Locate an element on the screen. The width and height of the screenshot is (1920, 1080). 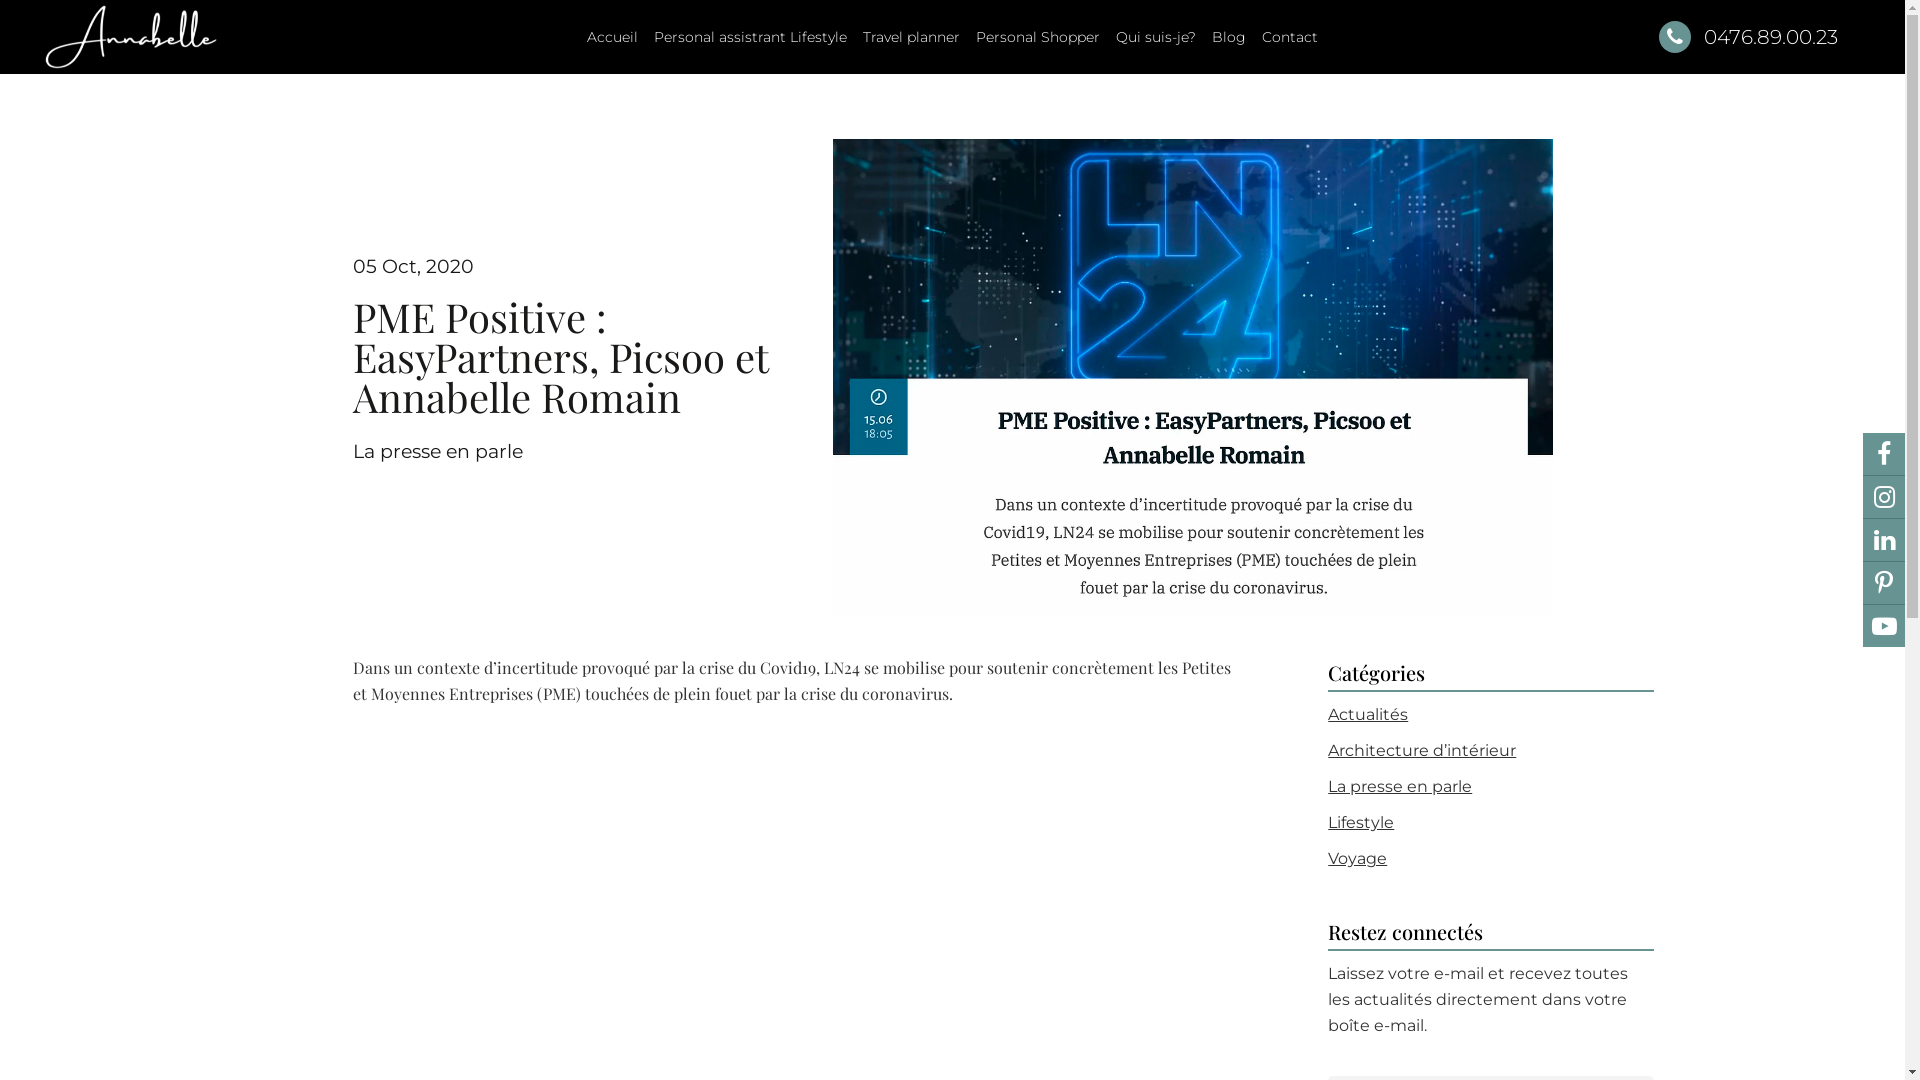
'Contact' is located at coordinates (1290, 37).